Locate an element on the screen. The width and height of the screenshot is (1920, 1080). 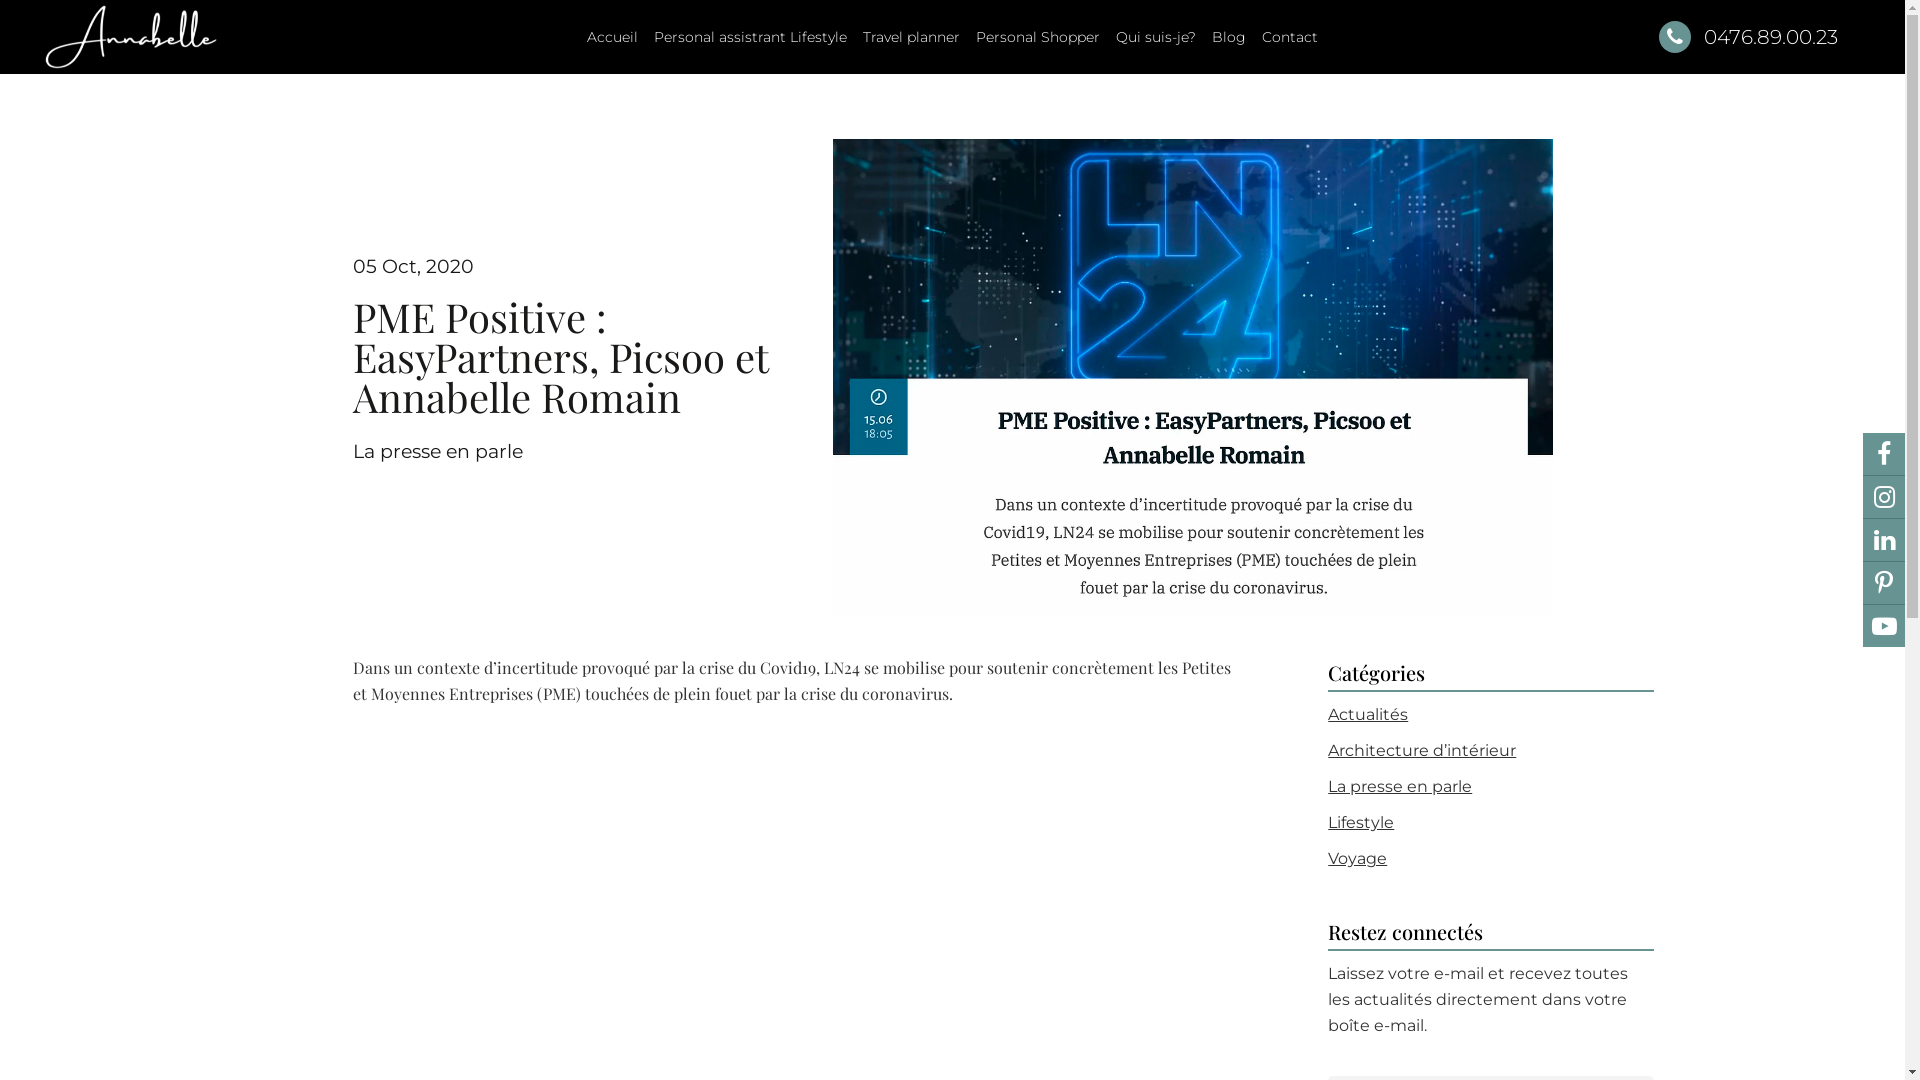
'Contact' is located at coordinates (1290, 37).